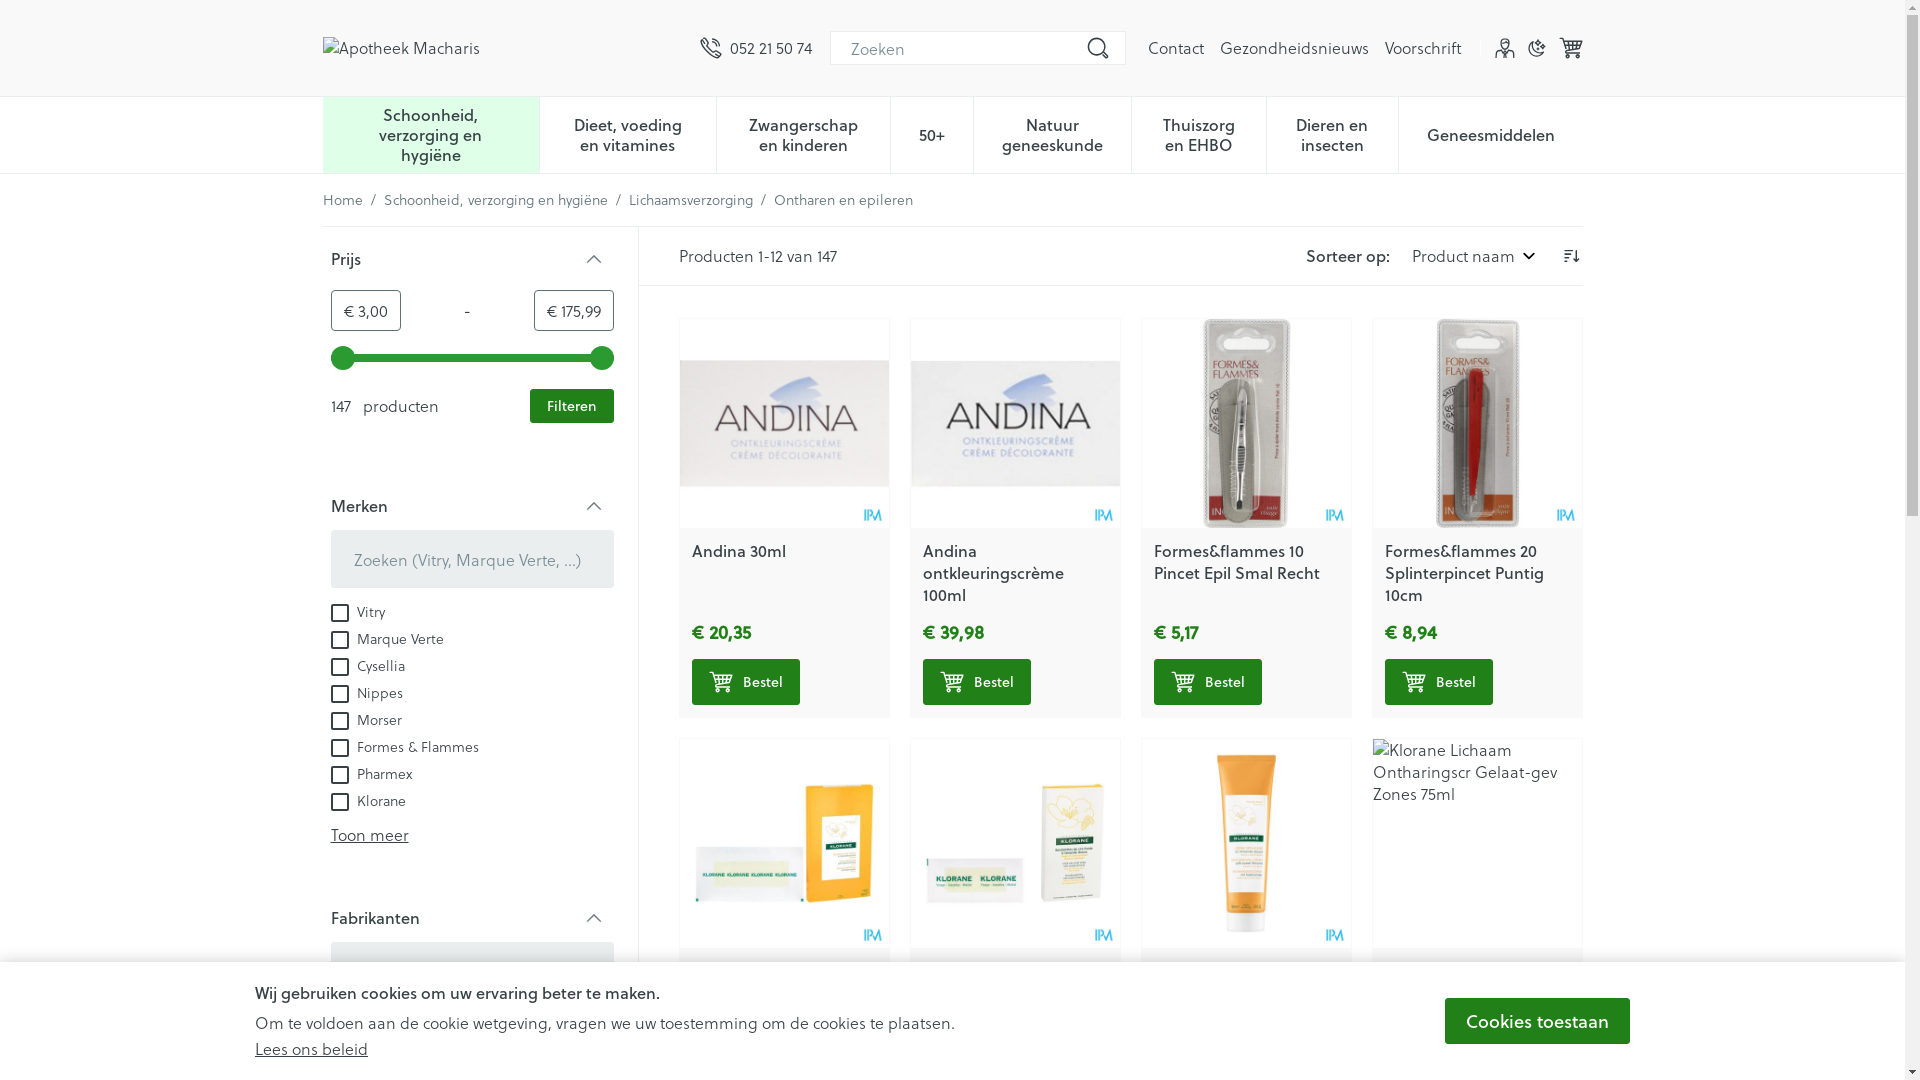 Image resolution: width=1920 pixels, height=1080 pixels. What do you see at coordinates (1382, 46) in the screenshot?
I see `'Voorschrift'` at bounding box center [1382, 46].